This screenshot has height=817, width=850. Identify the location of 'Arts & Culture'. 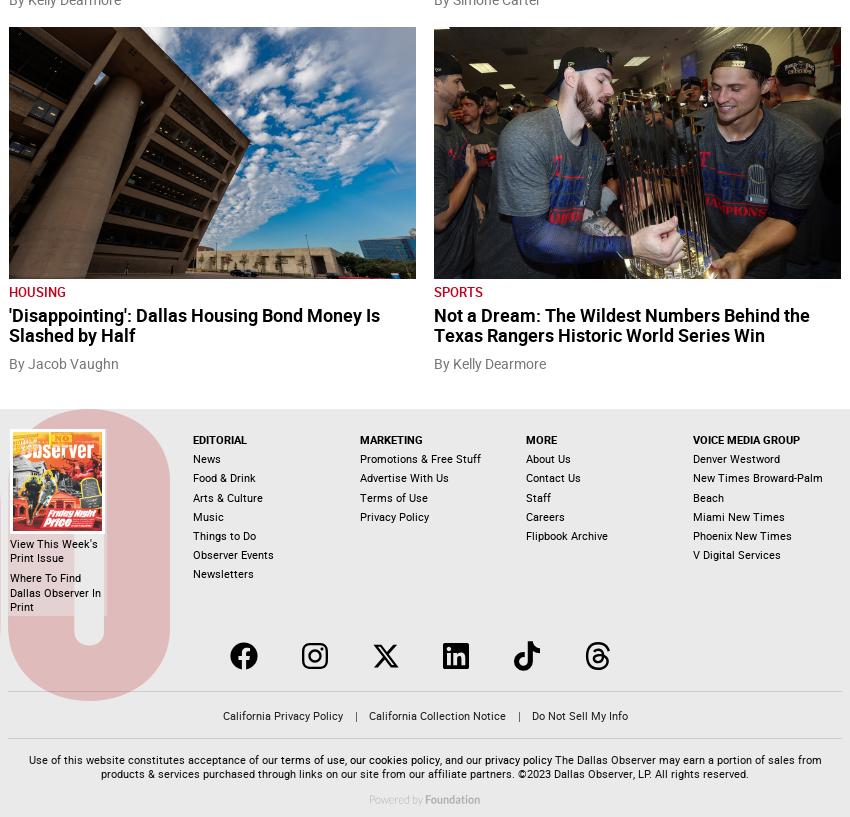
(227, 495).